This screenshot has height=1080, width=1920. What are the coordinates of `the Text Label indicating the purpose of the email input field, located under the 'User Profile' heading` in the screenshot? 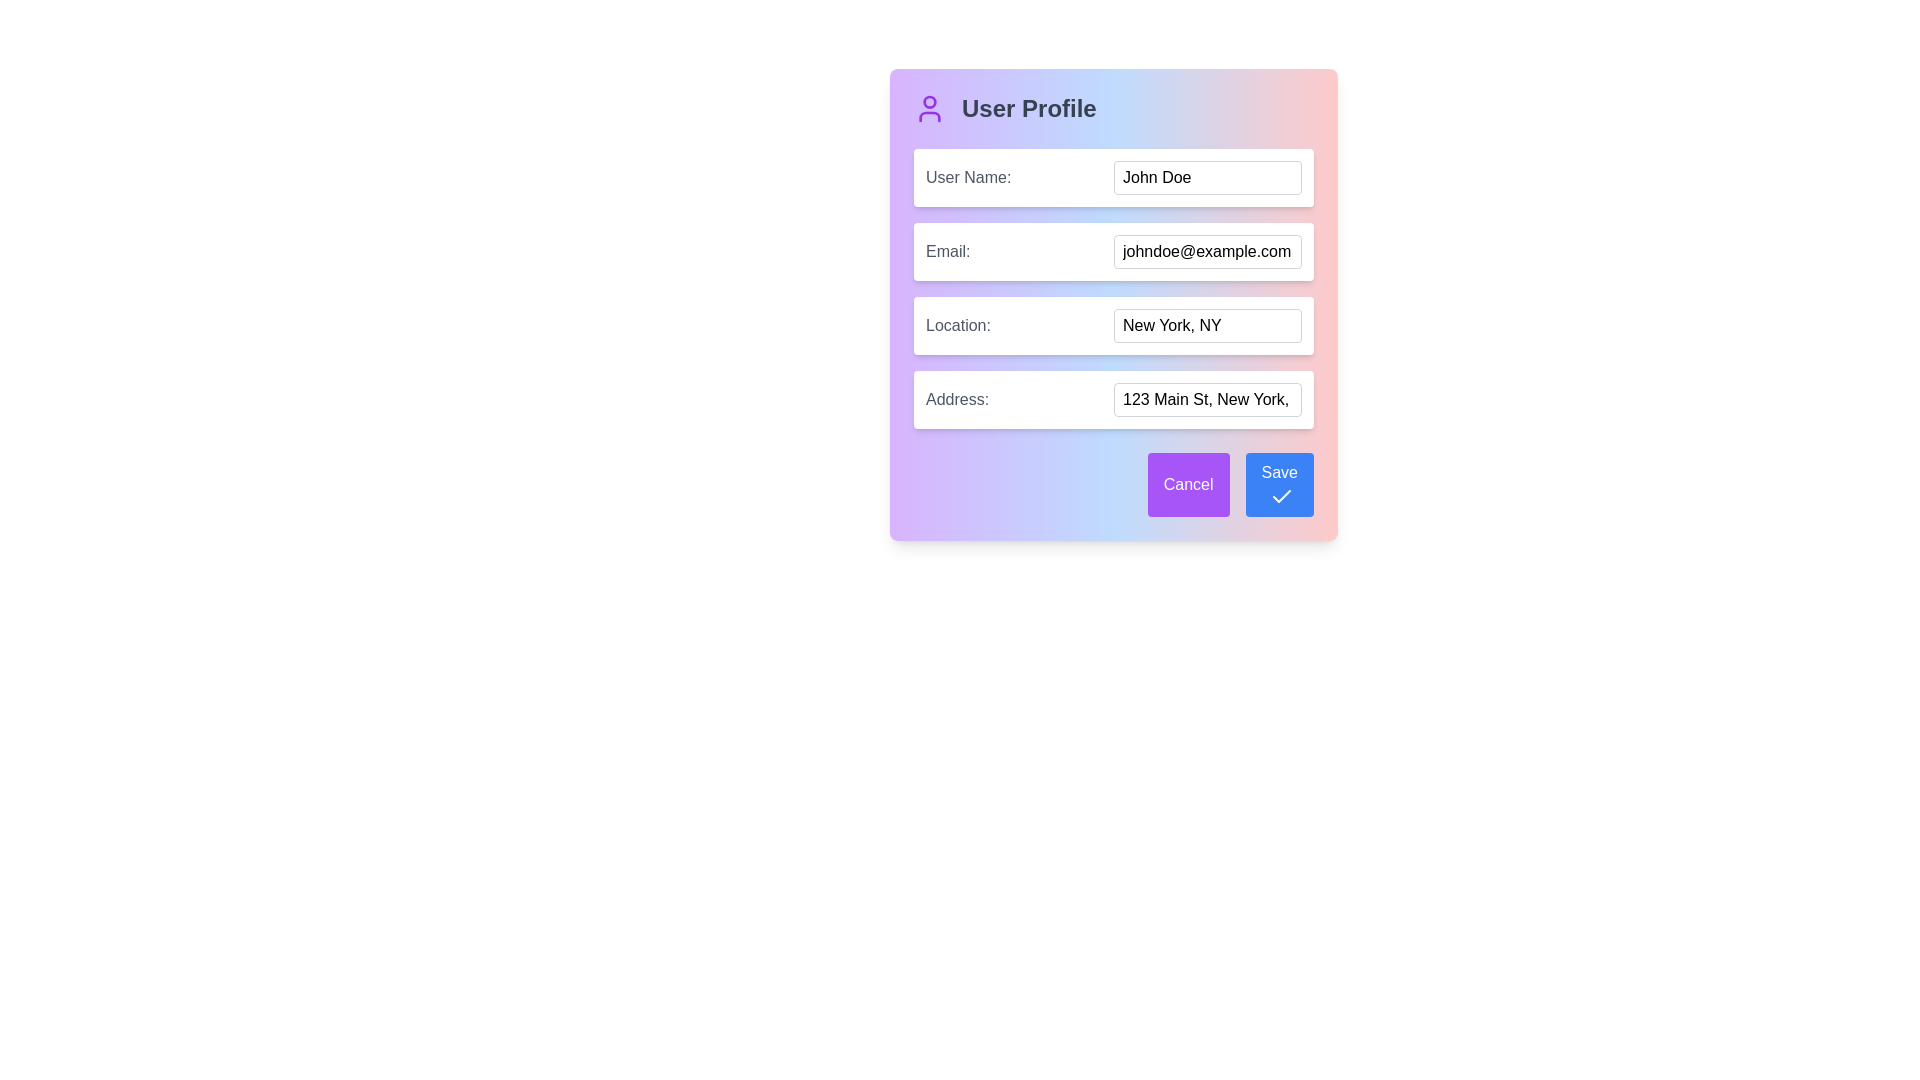 It's located at (947, 250).